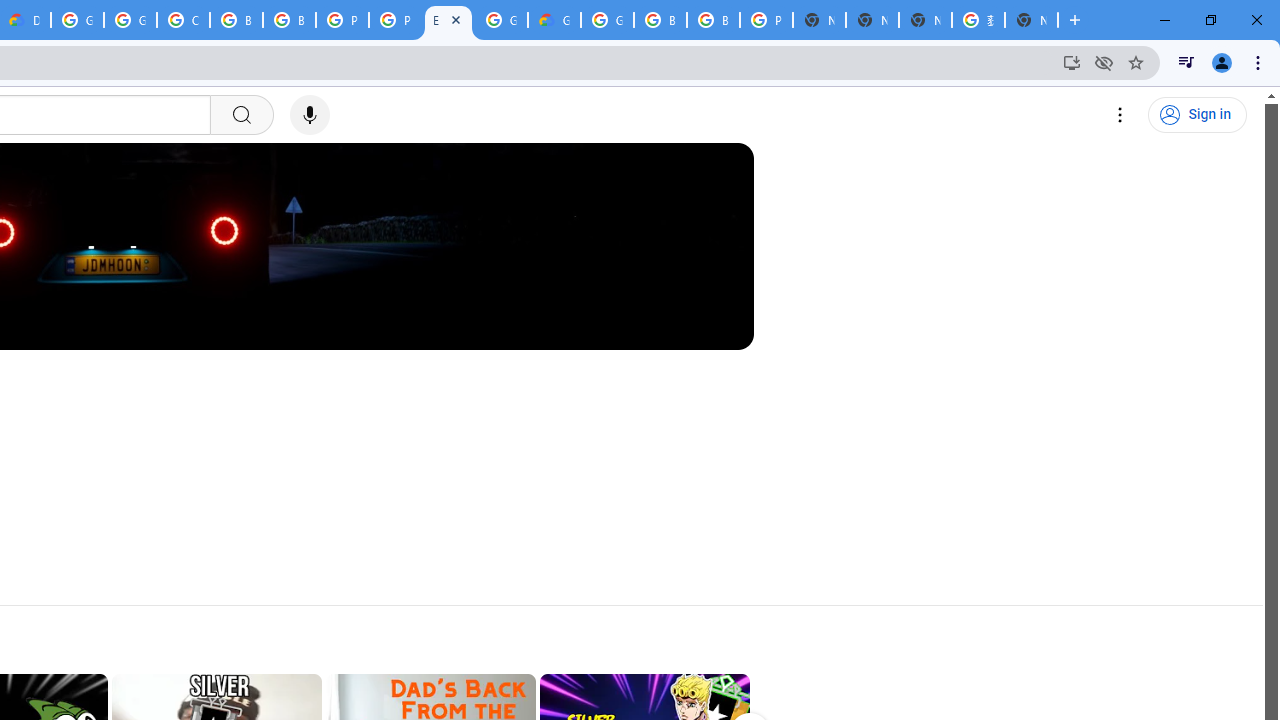 The height and width of the screenshot is (720, 1280). What do you see at coordinates (660, 20) in the screenshot?
I see `'Browse Chrome as a guest - Computer - Google Chrome Help'` at bounding box center [660, 20].